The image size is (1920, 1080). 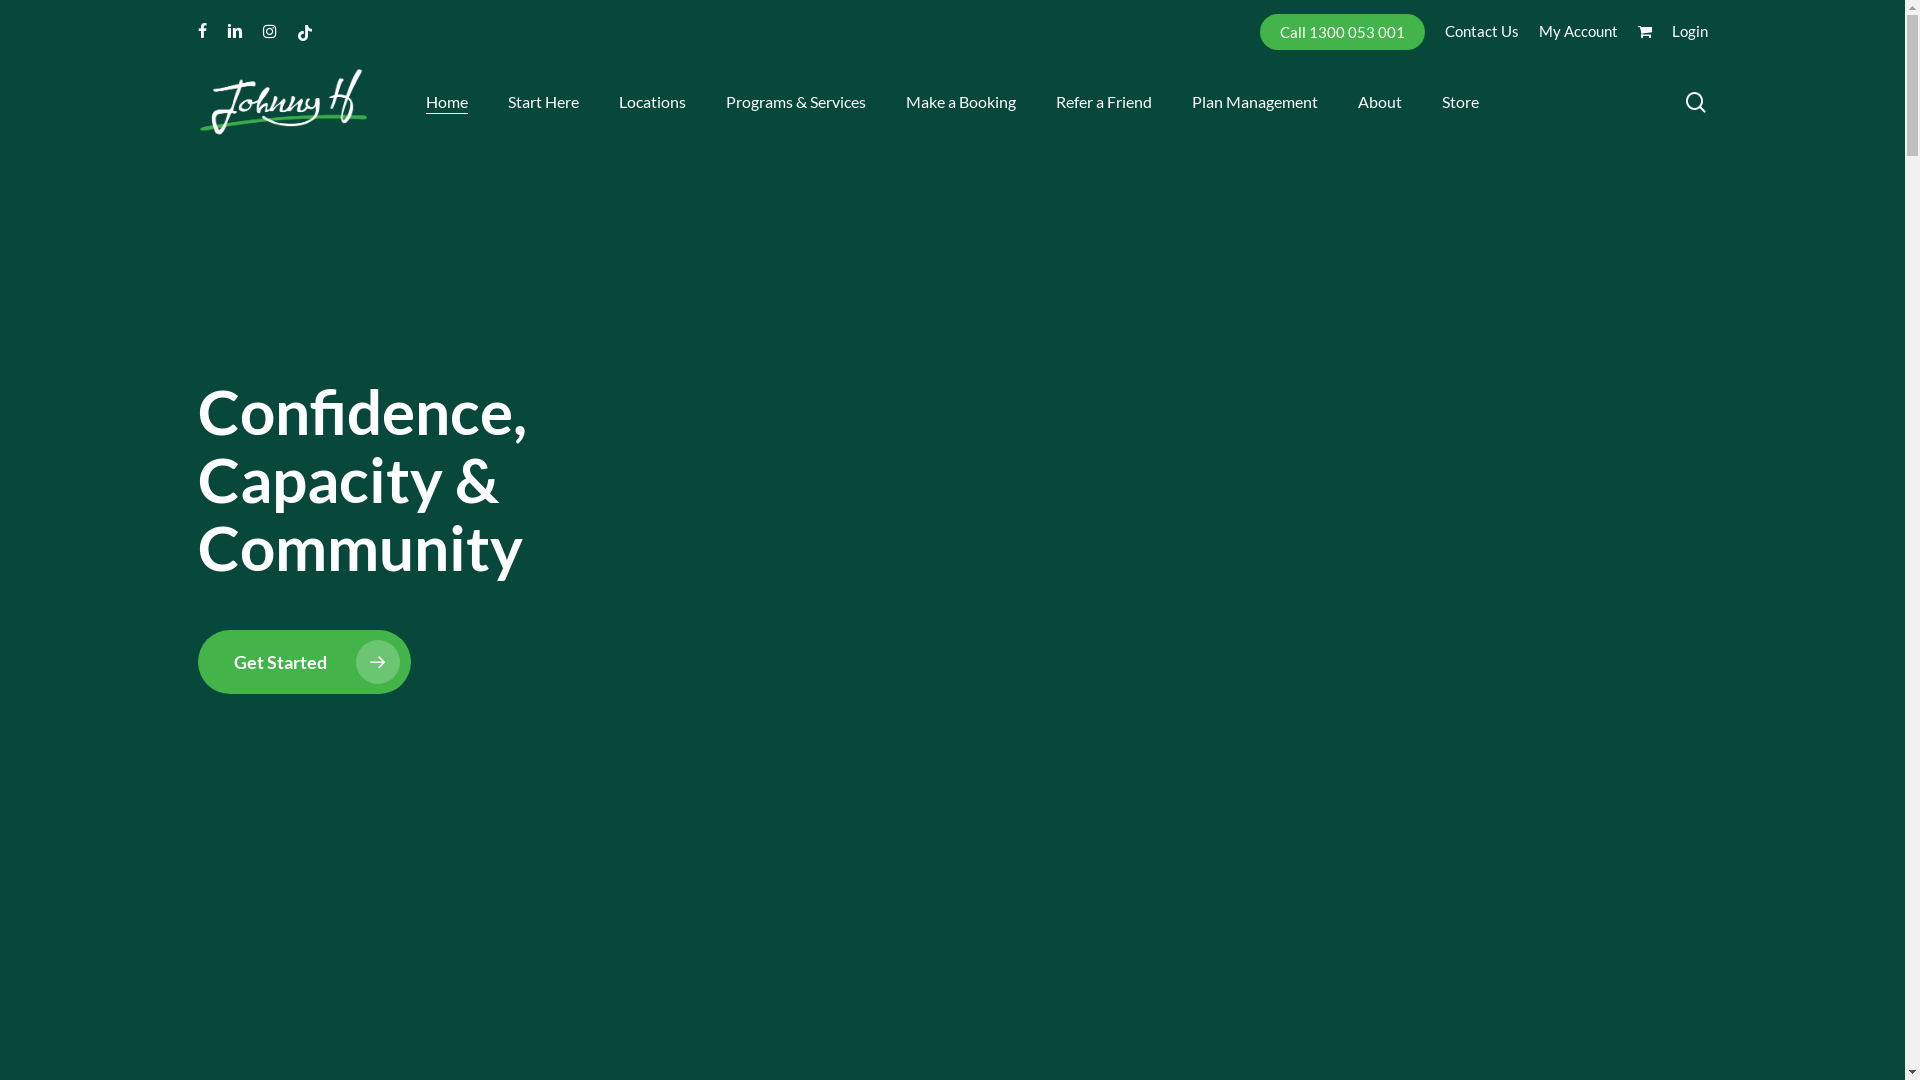 I want to click on 'Login', so click(x=1671, y=30).